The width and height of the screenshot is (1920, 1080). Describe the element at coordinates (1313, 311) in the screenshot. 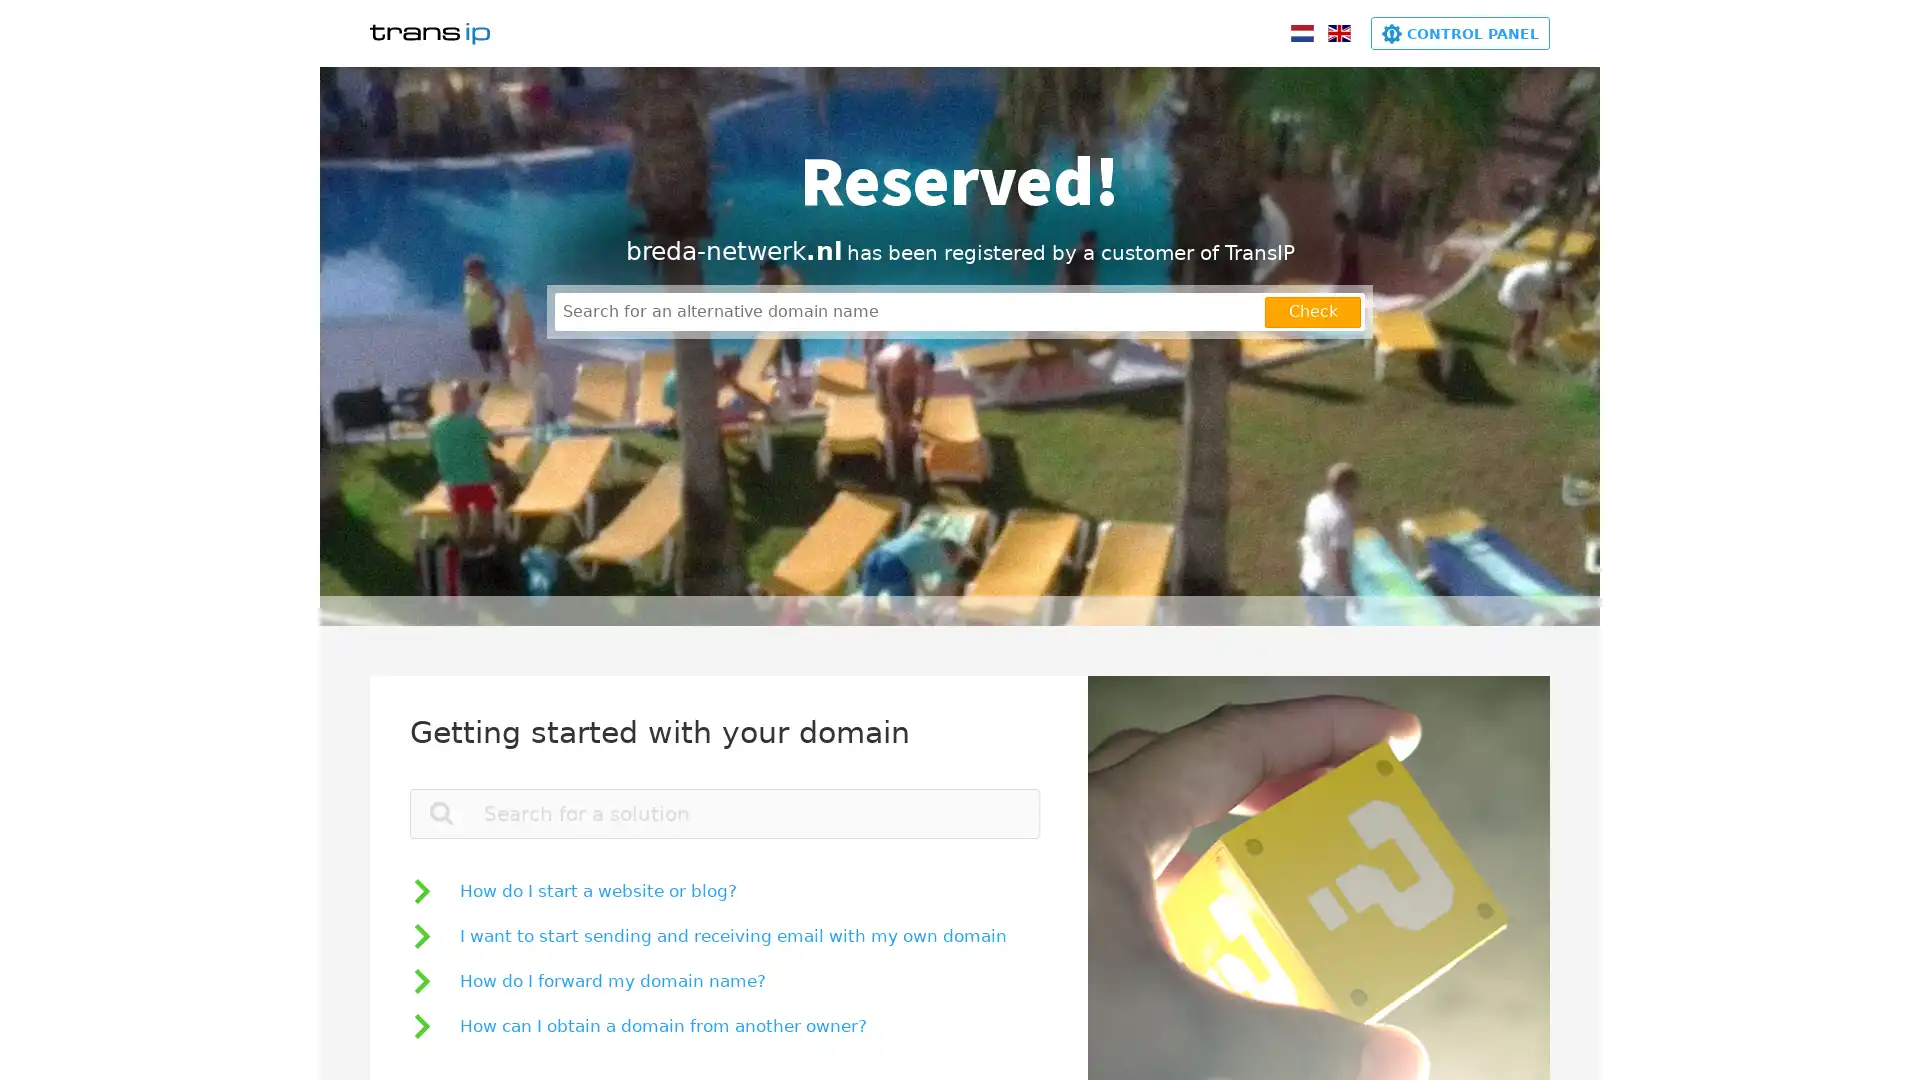

I see `Check` at that location.